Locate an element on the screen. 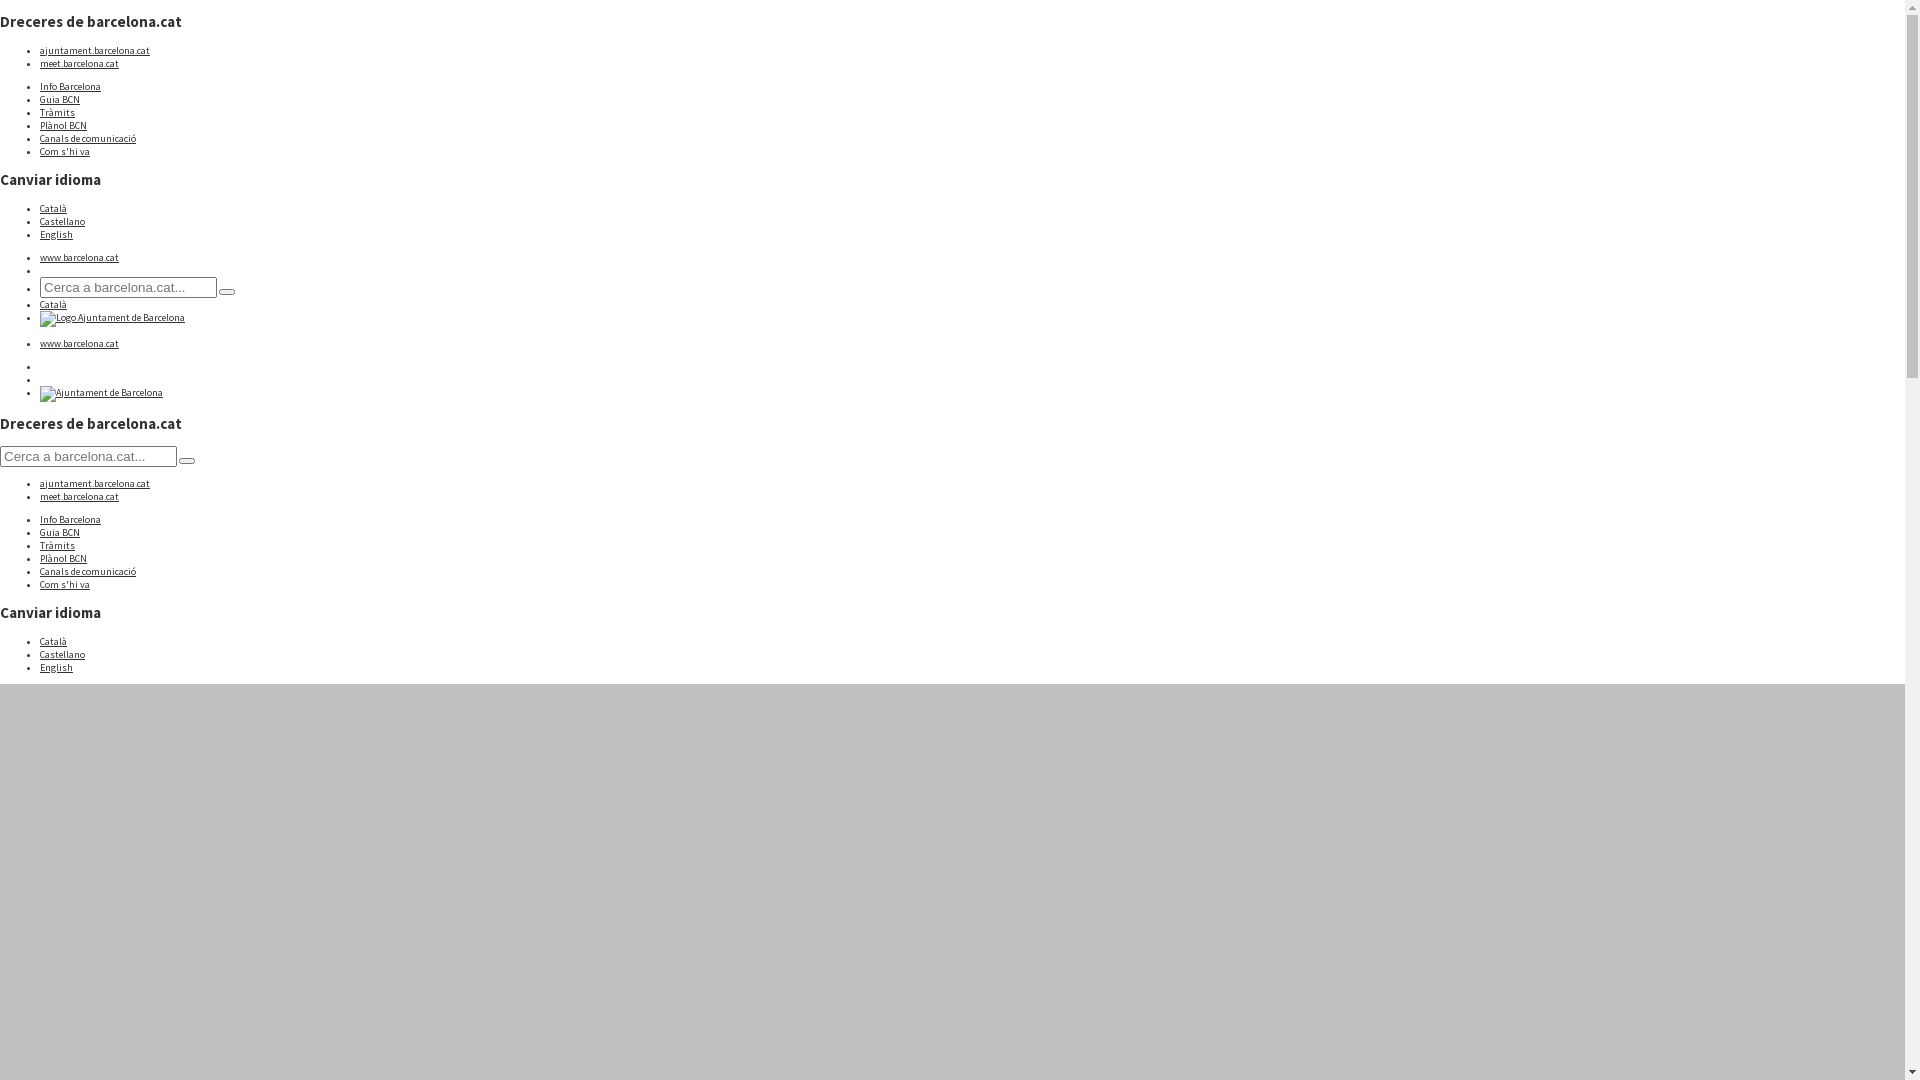 The image size is (1920, 1080). 'Info Barcelona' is located at coordinates (70, 85).